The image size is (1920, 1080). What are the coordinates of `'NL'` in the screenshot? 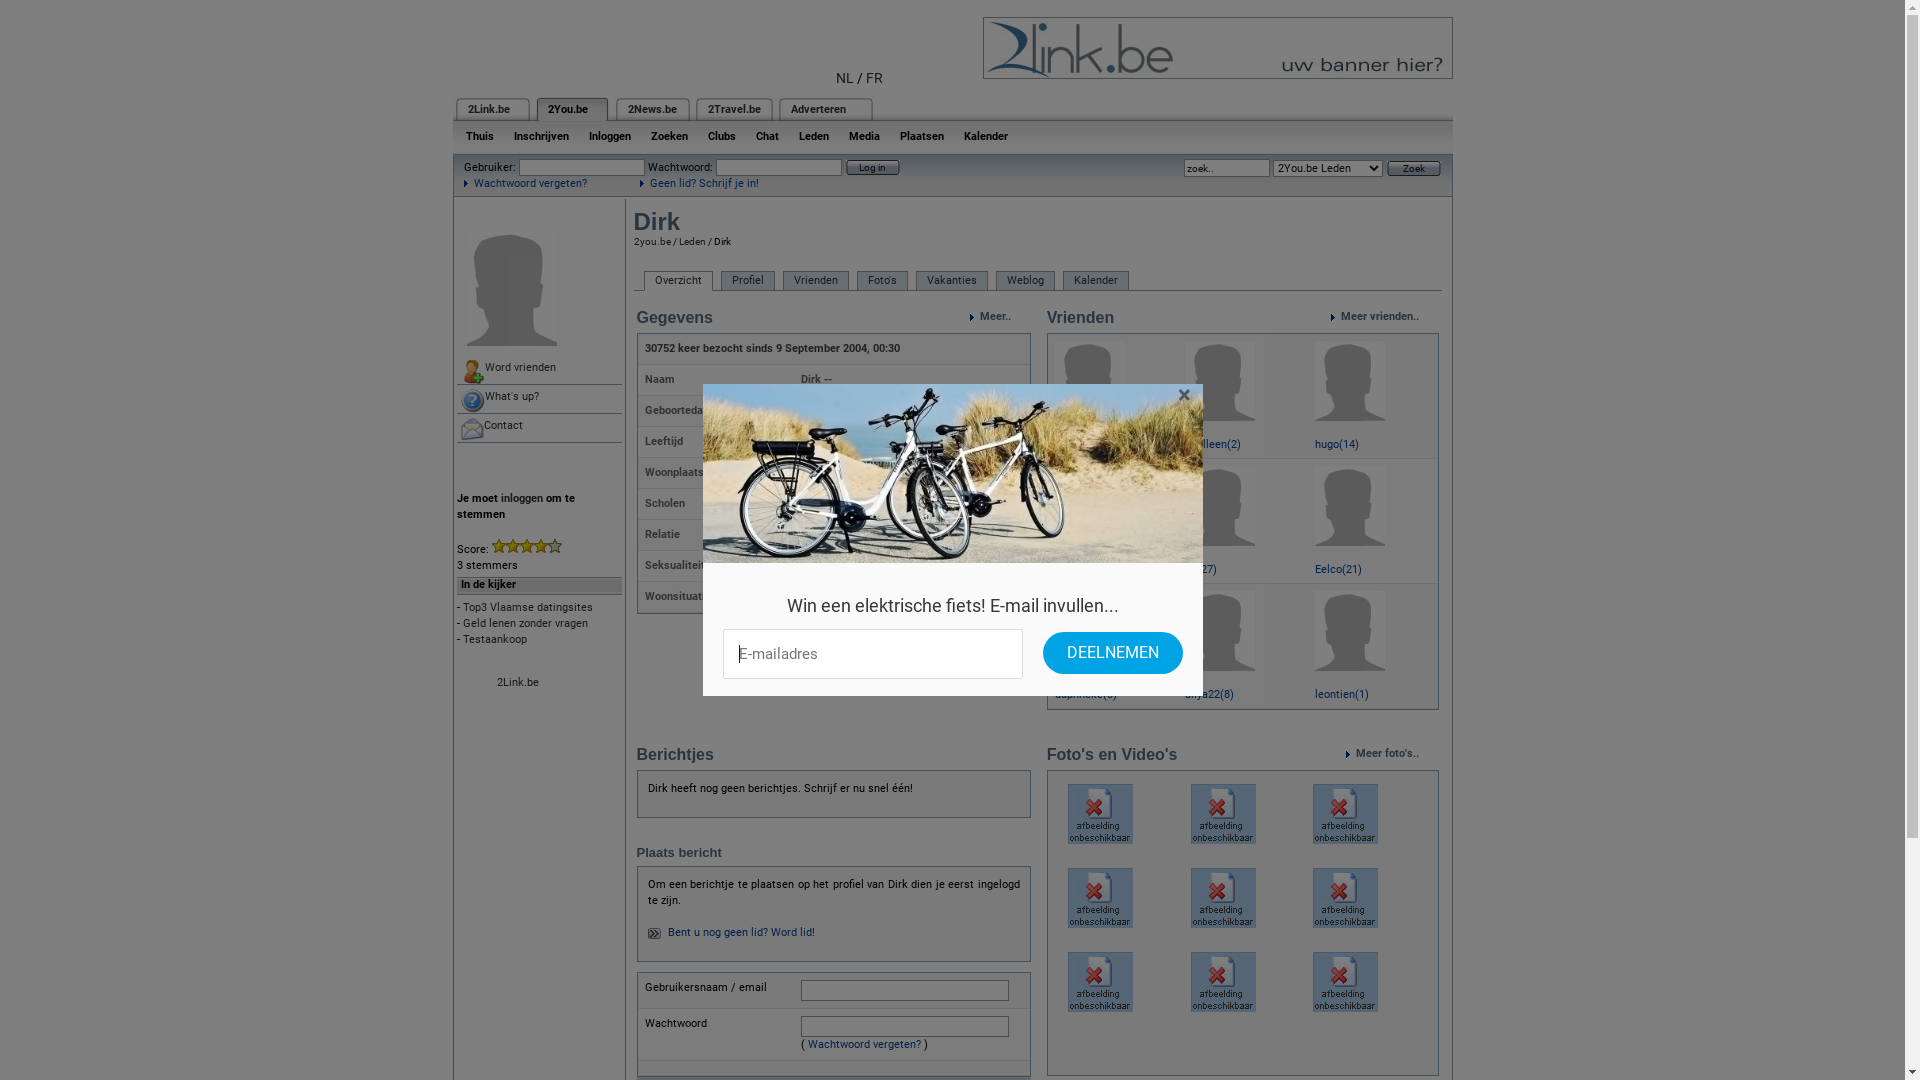 It's located at (844, 76).